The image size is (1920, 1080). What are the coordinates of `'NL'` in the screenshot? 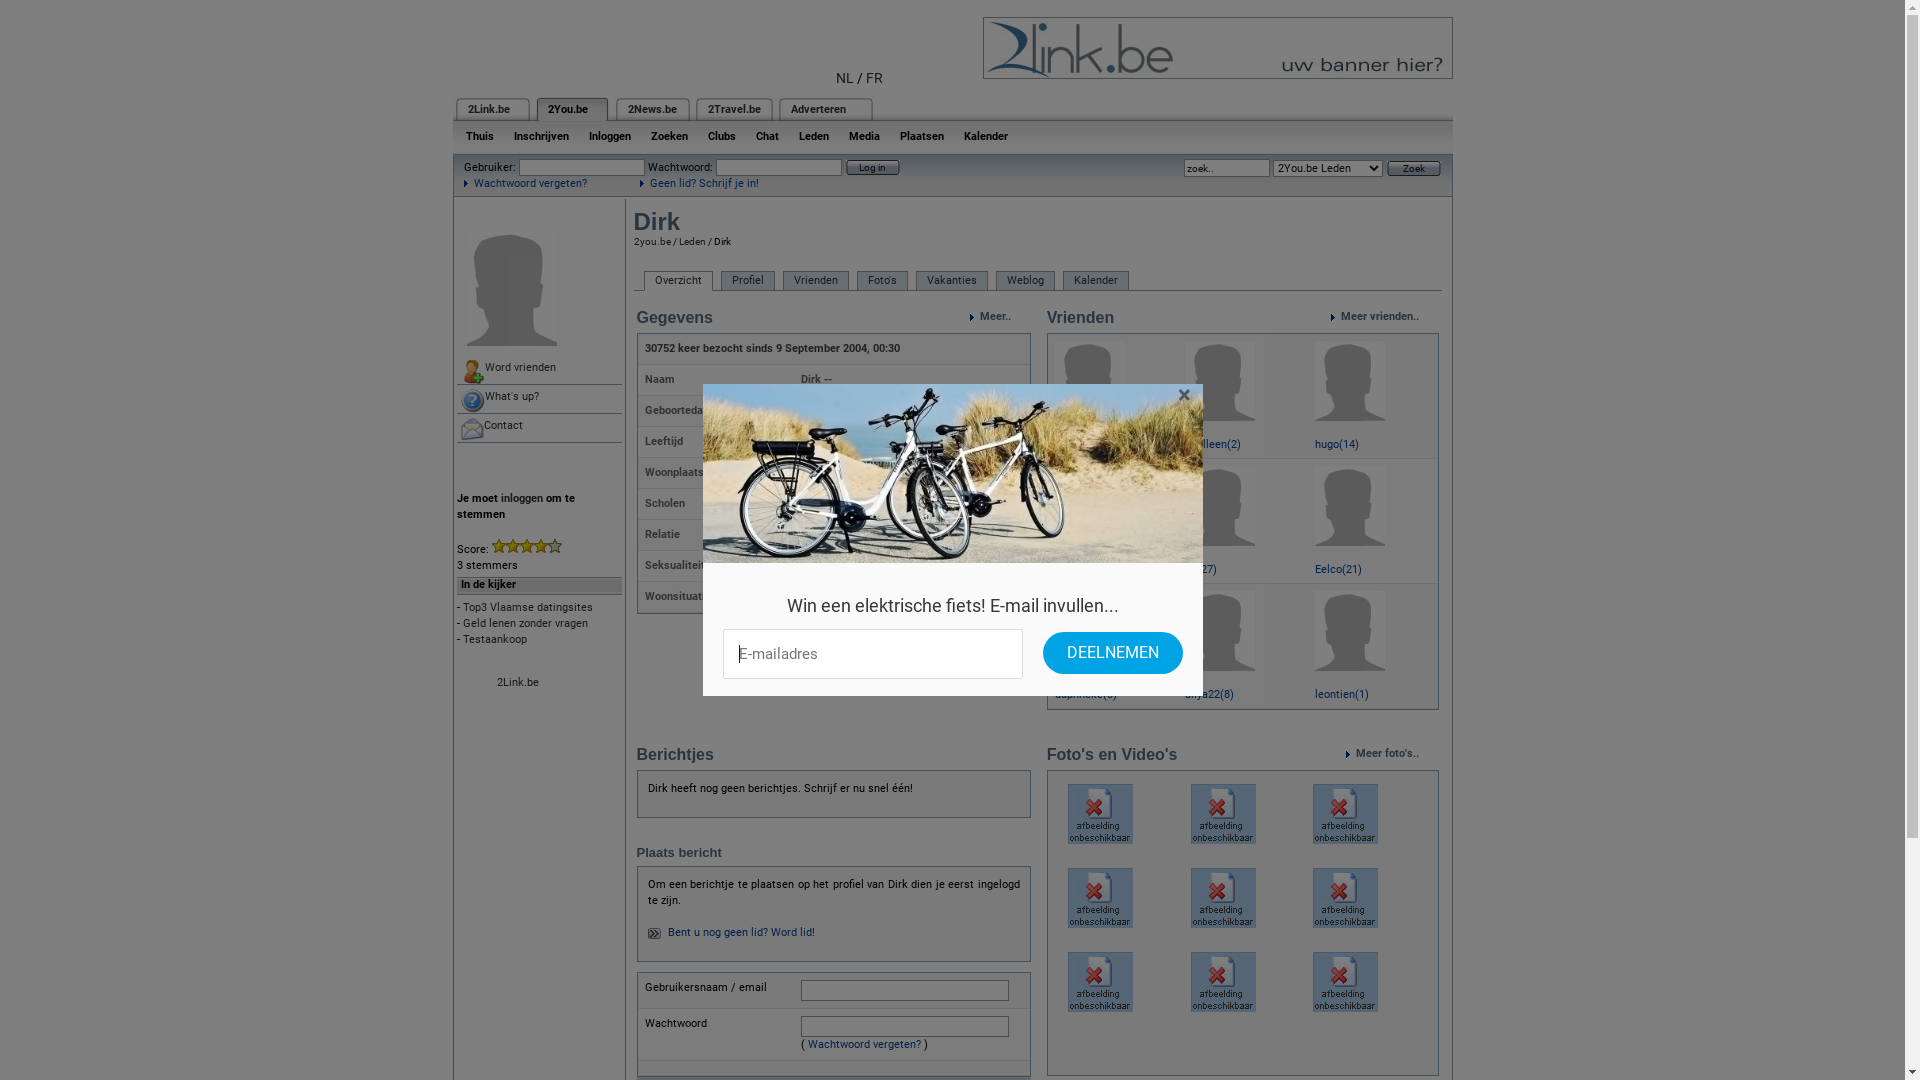 It's located at (844, 76).